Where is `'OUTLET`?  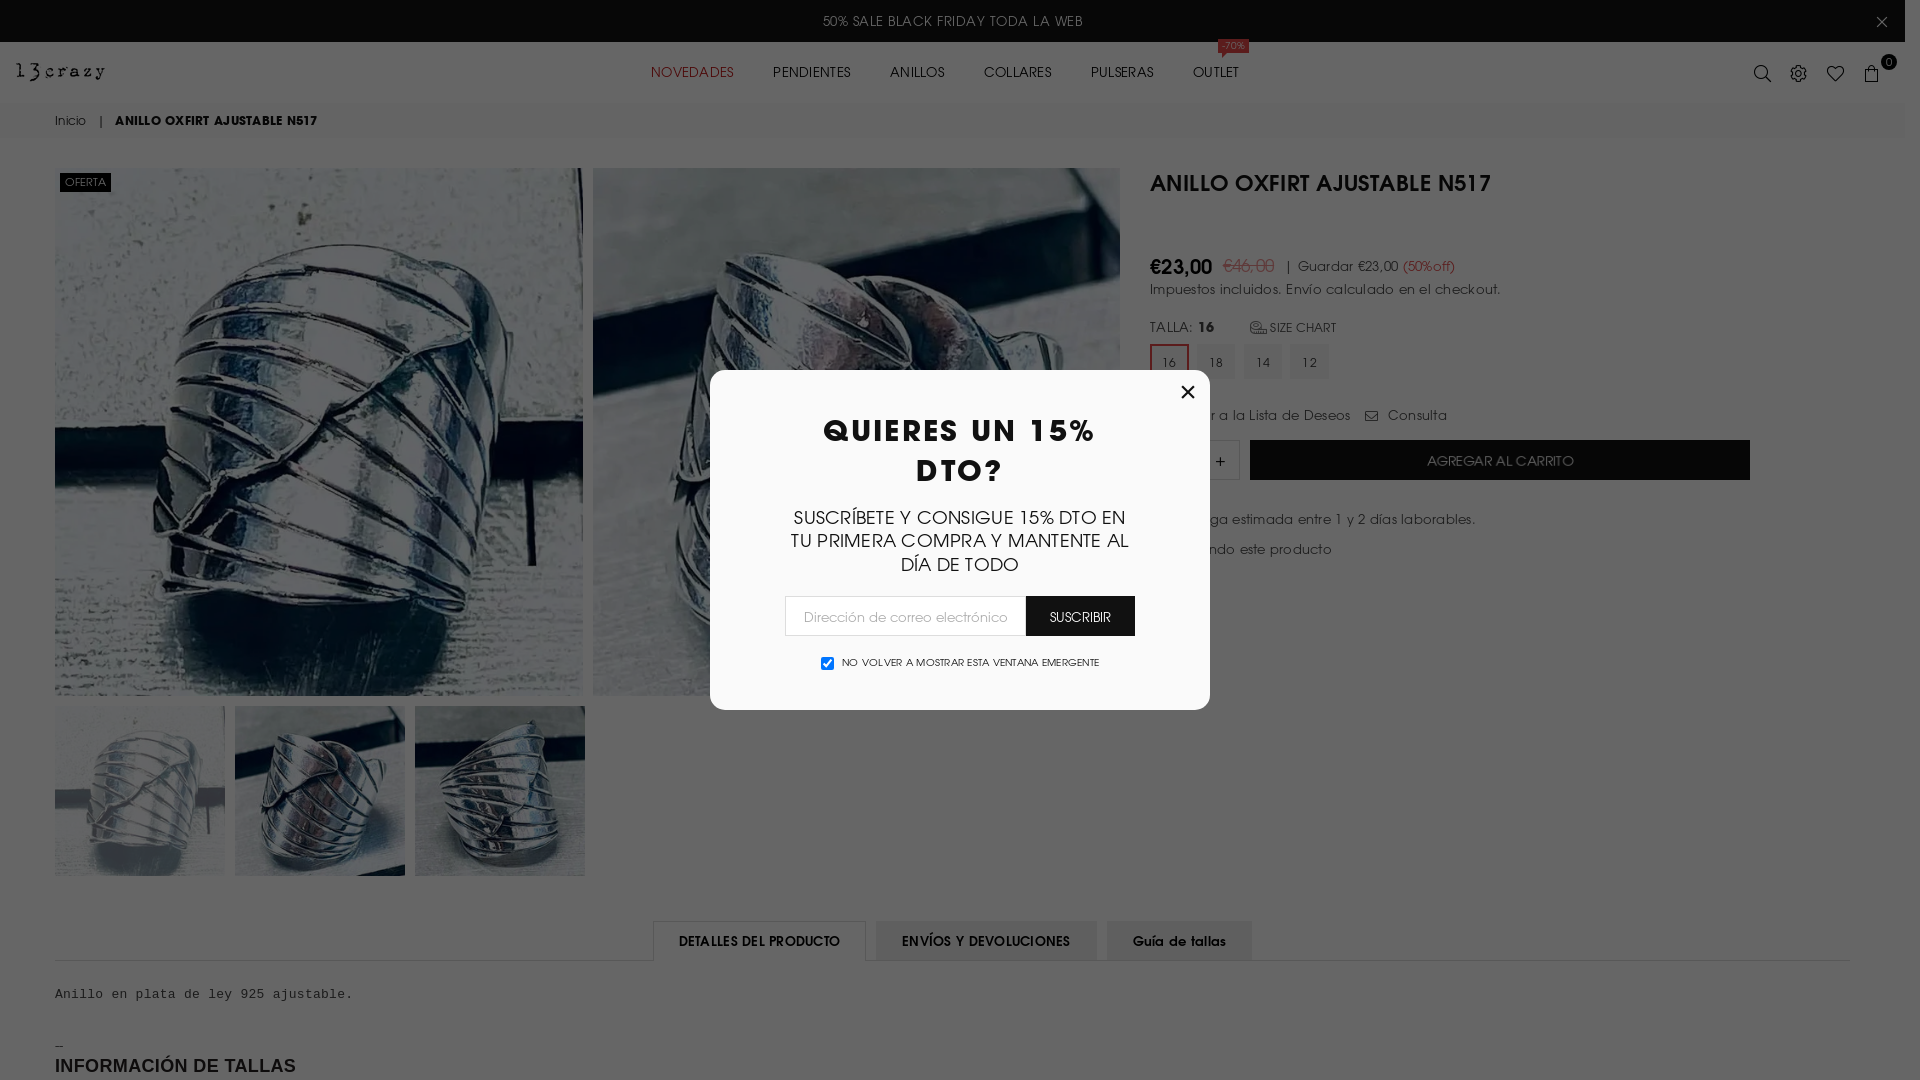
'OUTLET is located at coordinates (1217, 71).